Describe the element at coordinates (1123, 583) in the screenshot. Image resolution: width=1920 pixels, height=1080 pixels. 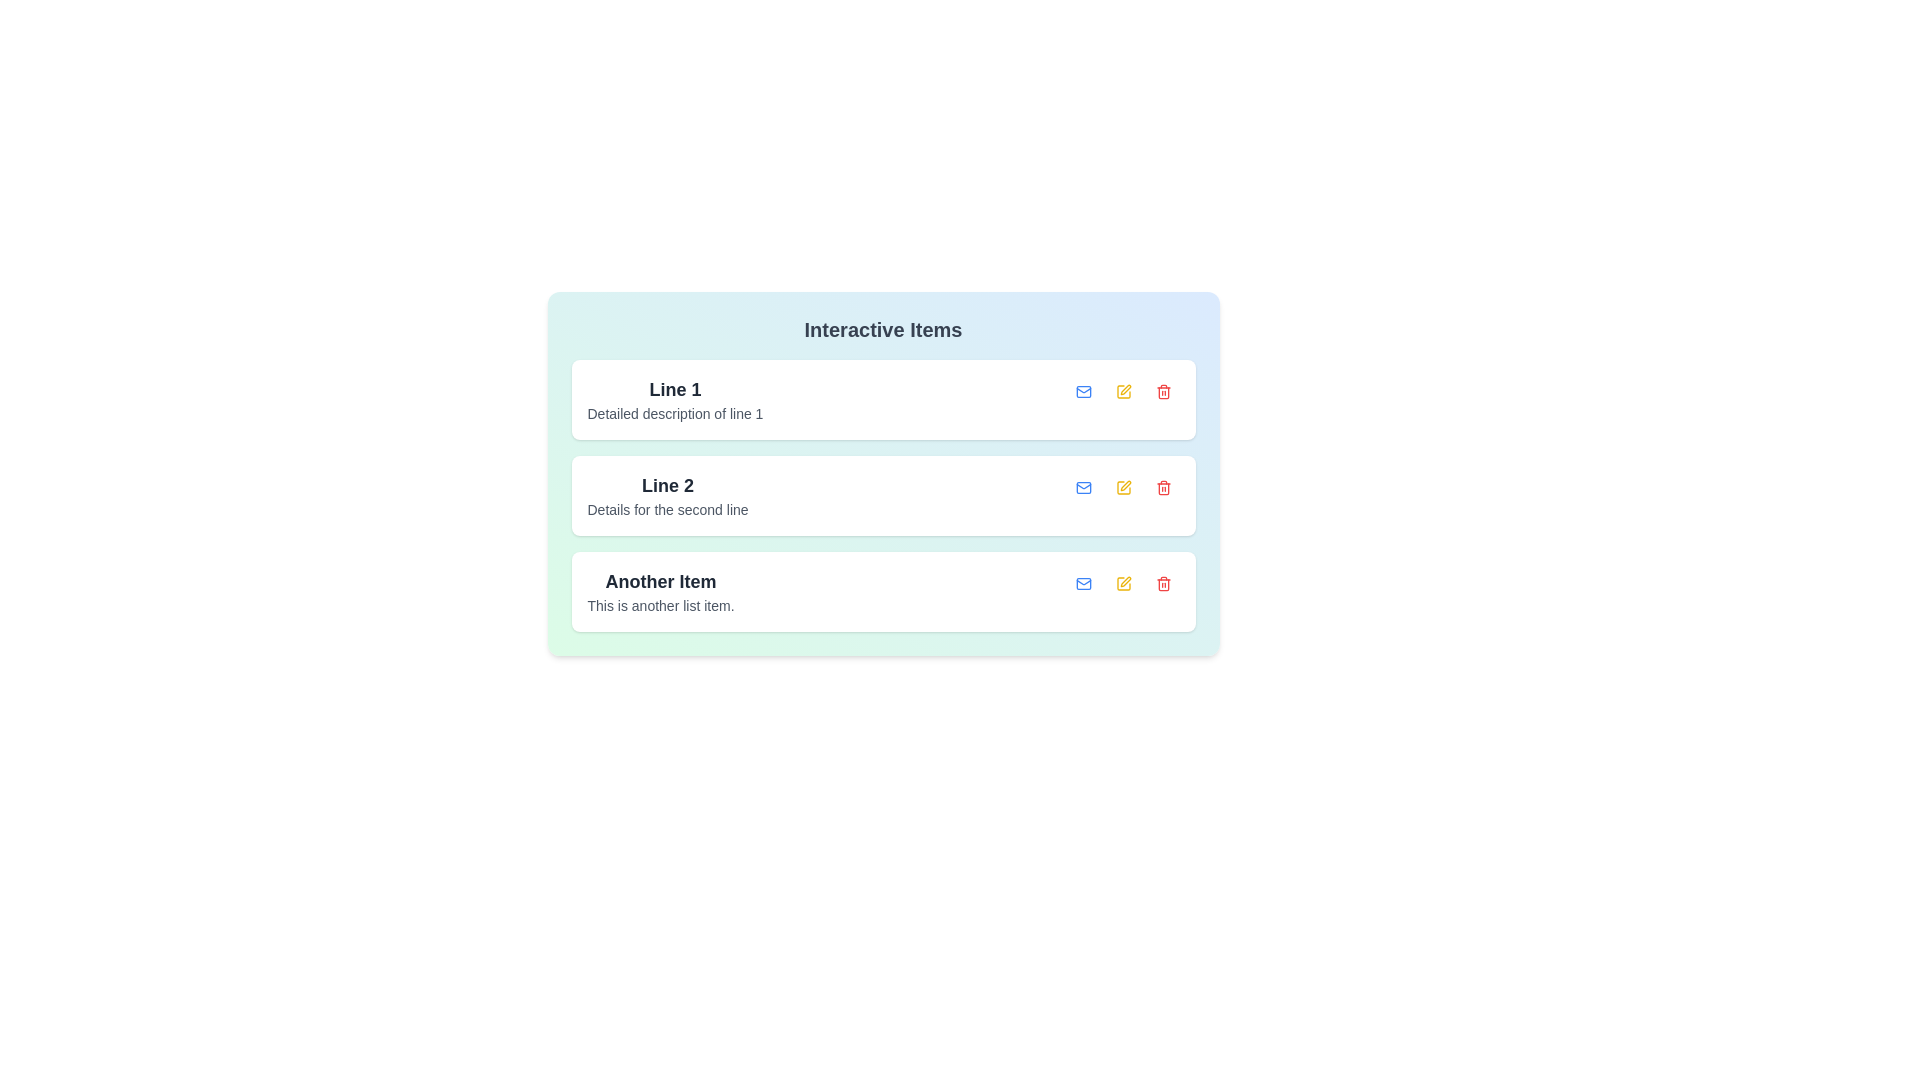
I see `edit button for the item with title 'Another Item'` at that location.